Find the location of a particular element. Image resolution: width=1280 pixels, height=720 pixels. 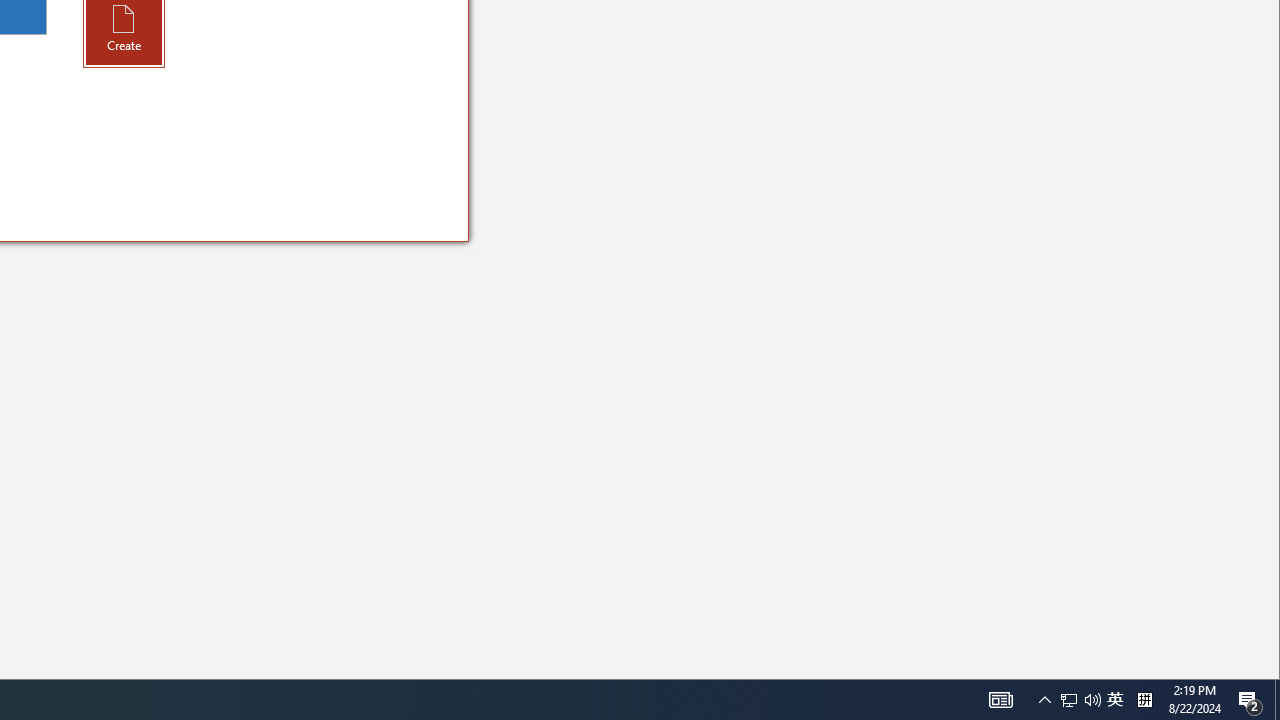

'Action Center, 2 new notifications' is located at coordinates (1276, 698).